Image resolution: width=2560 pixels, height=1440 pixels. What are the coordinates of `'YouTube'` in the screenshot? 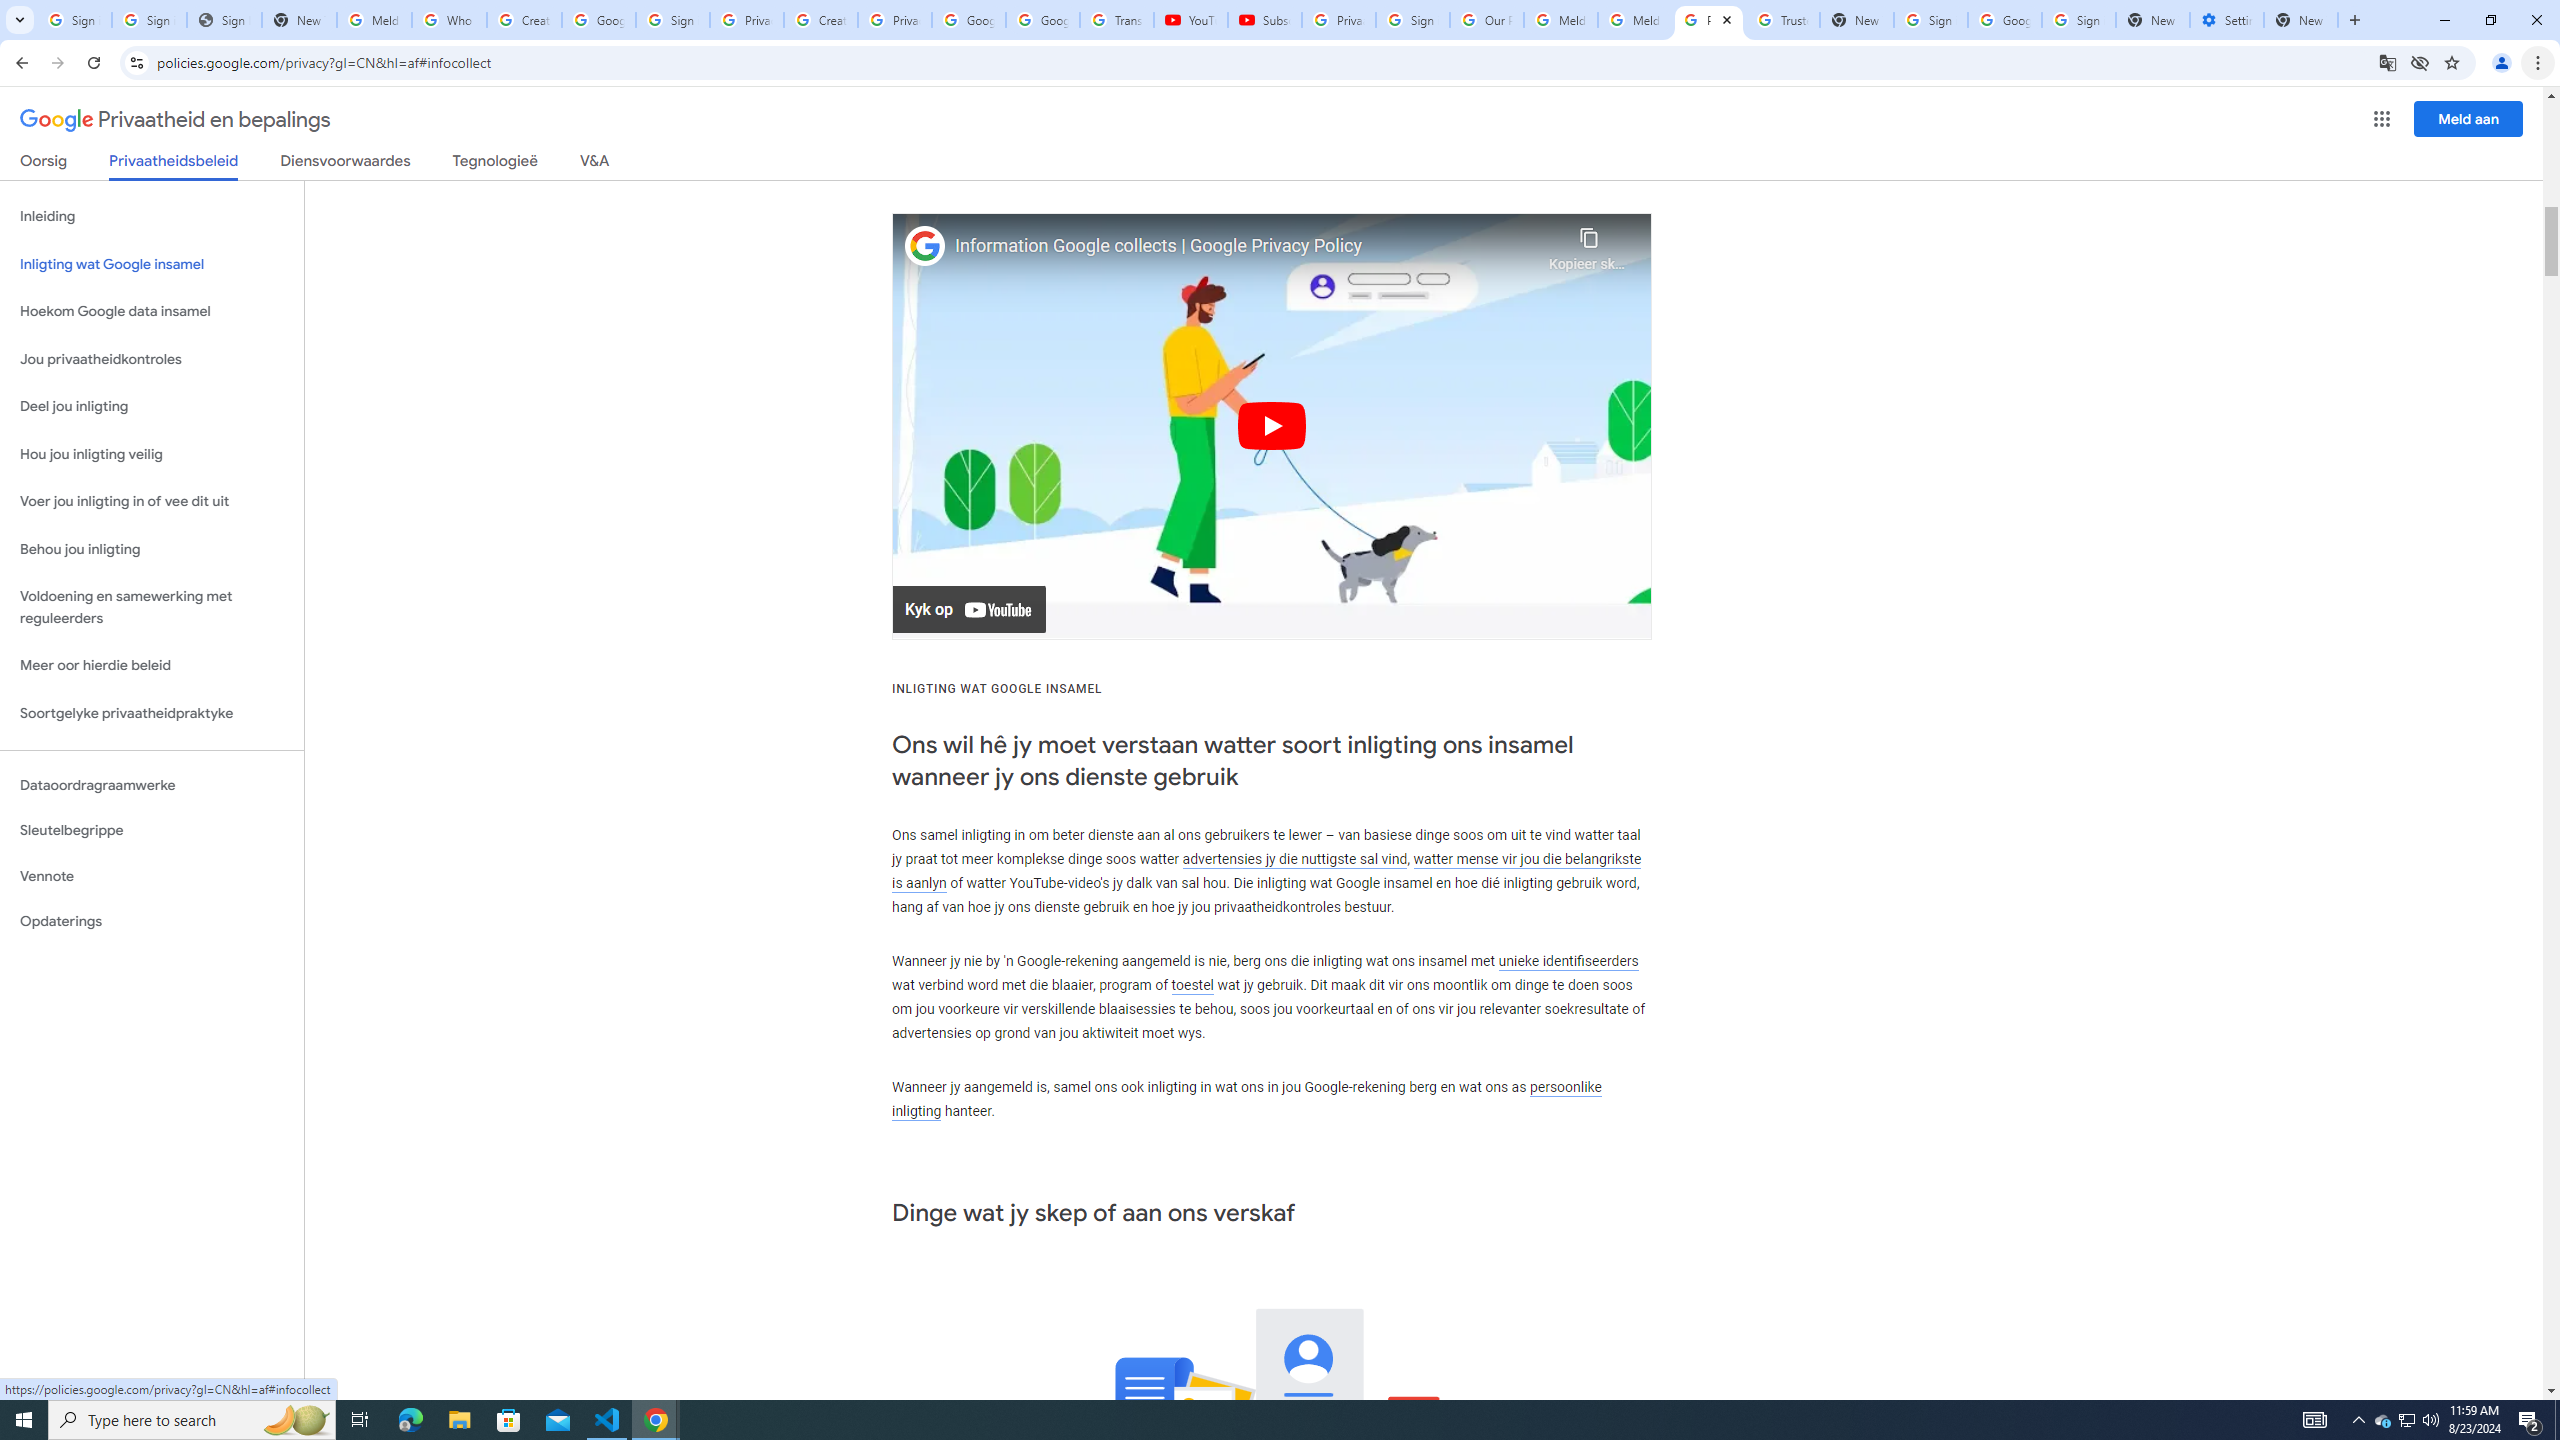 It's located at (1190, 19).